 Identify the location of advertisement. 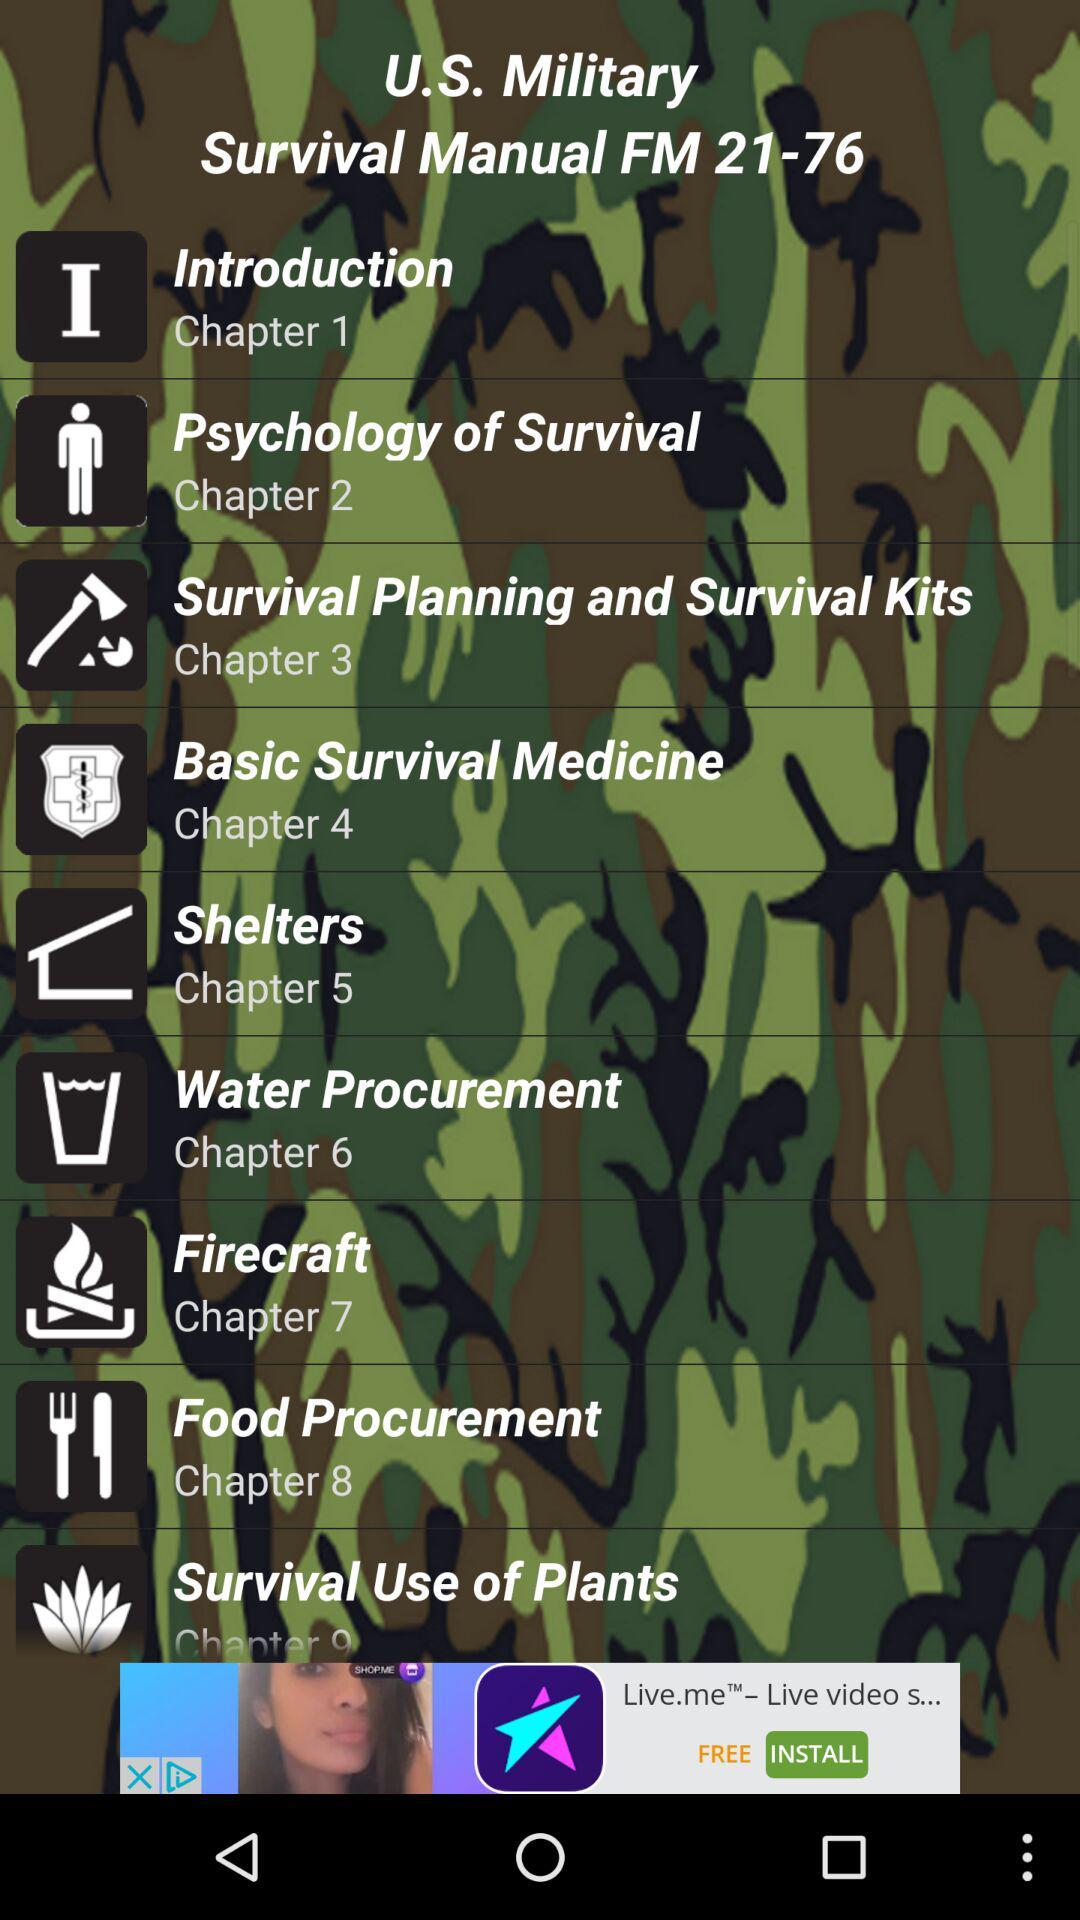
(540, 1727).